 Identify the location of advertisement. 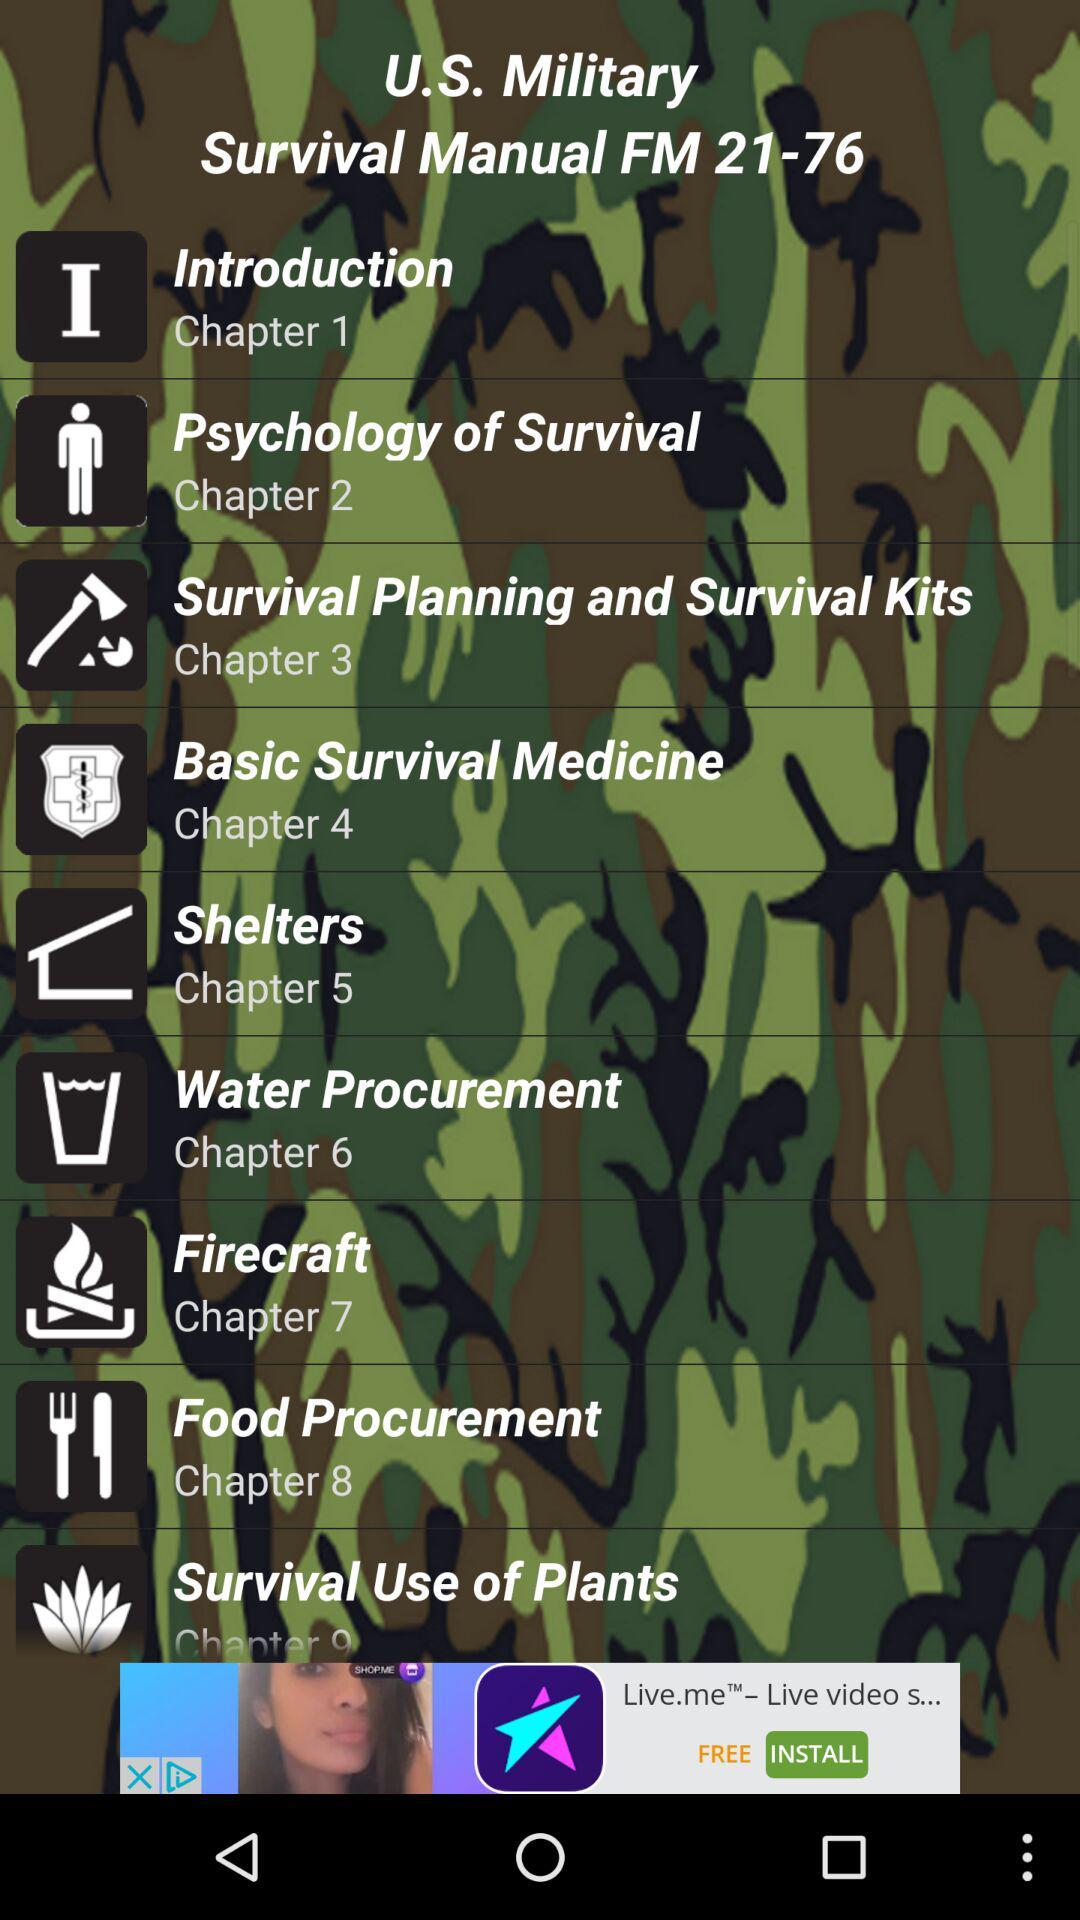
(540, 1727).